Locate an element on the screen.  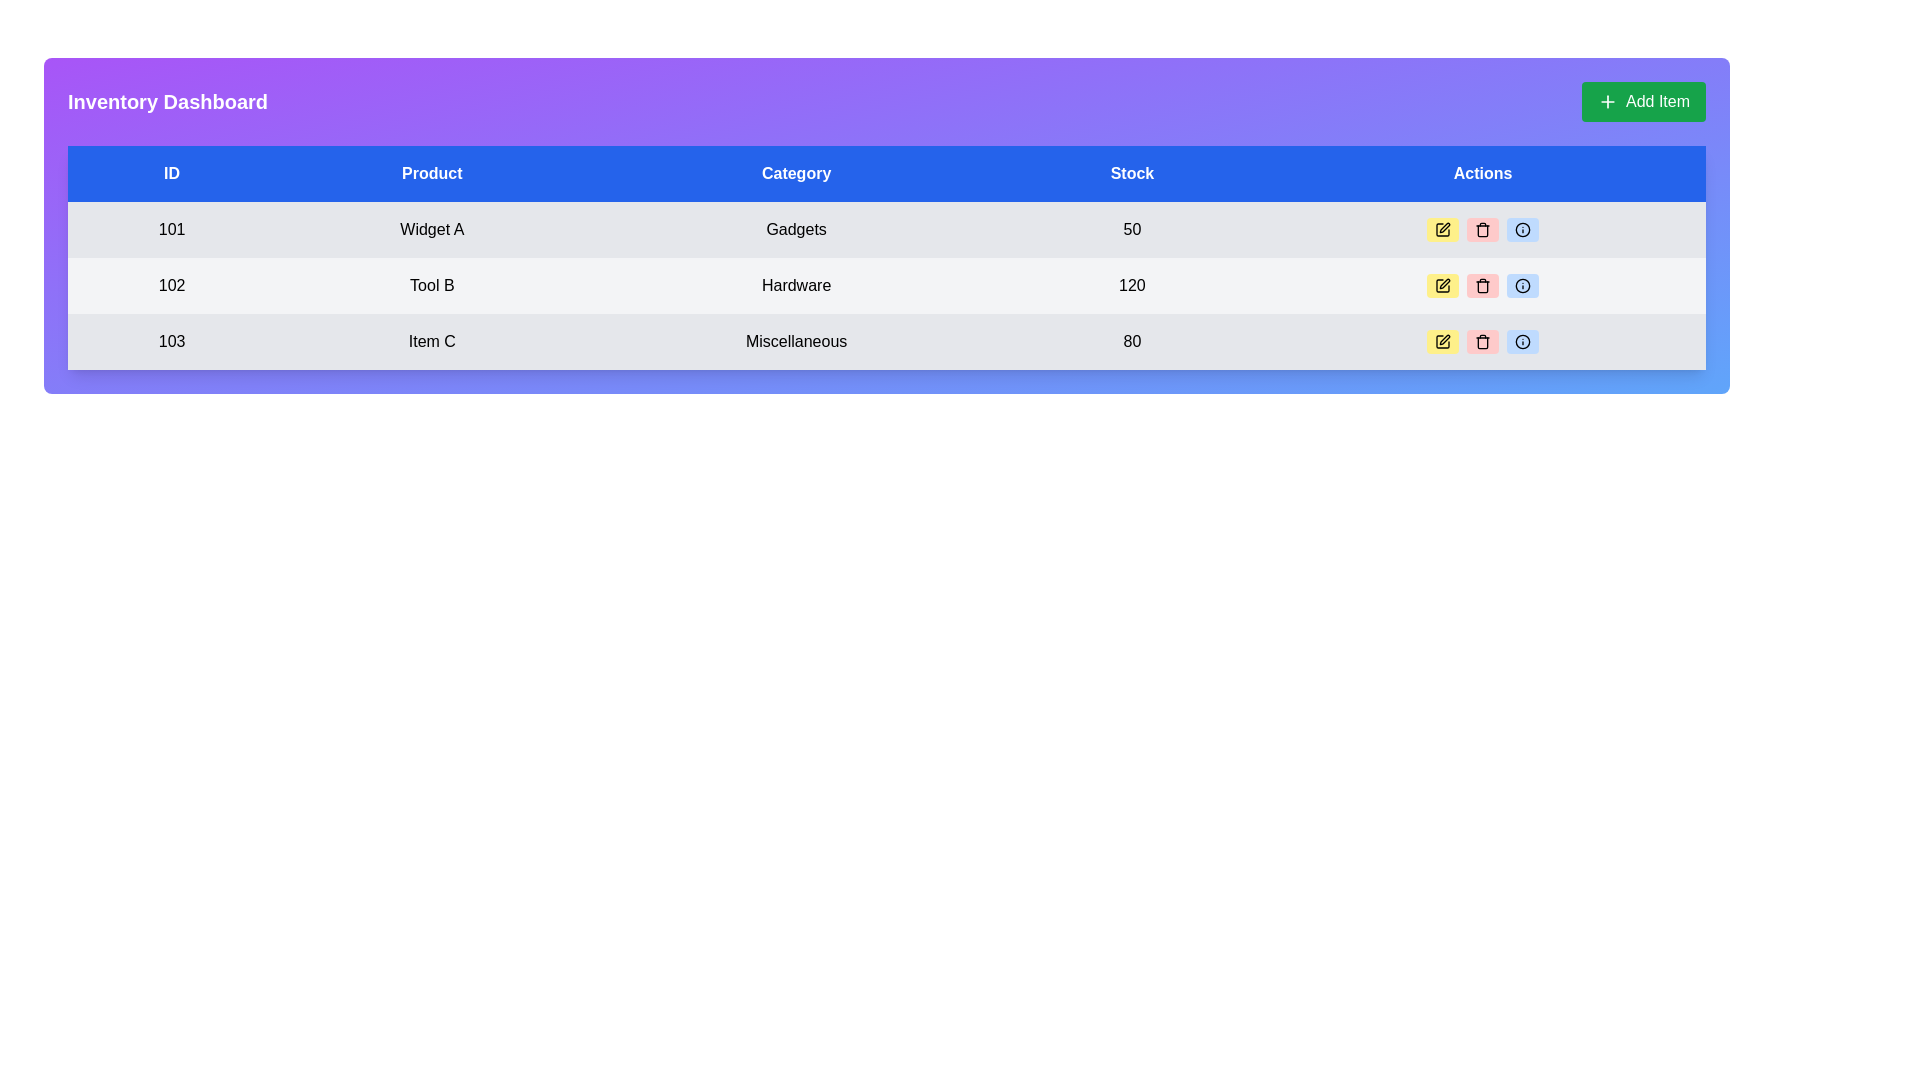
the delete button located in the middle row of the 'Actions' column in the inventory table to observe the hover effect is located at coordinates (1483, 285).